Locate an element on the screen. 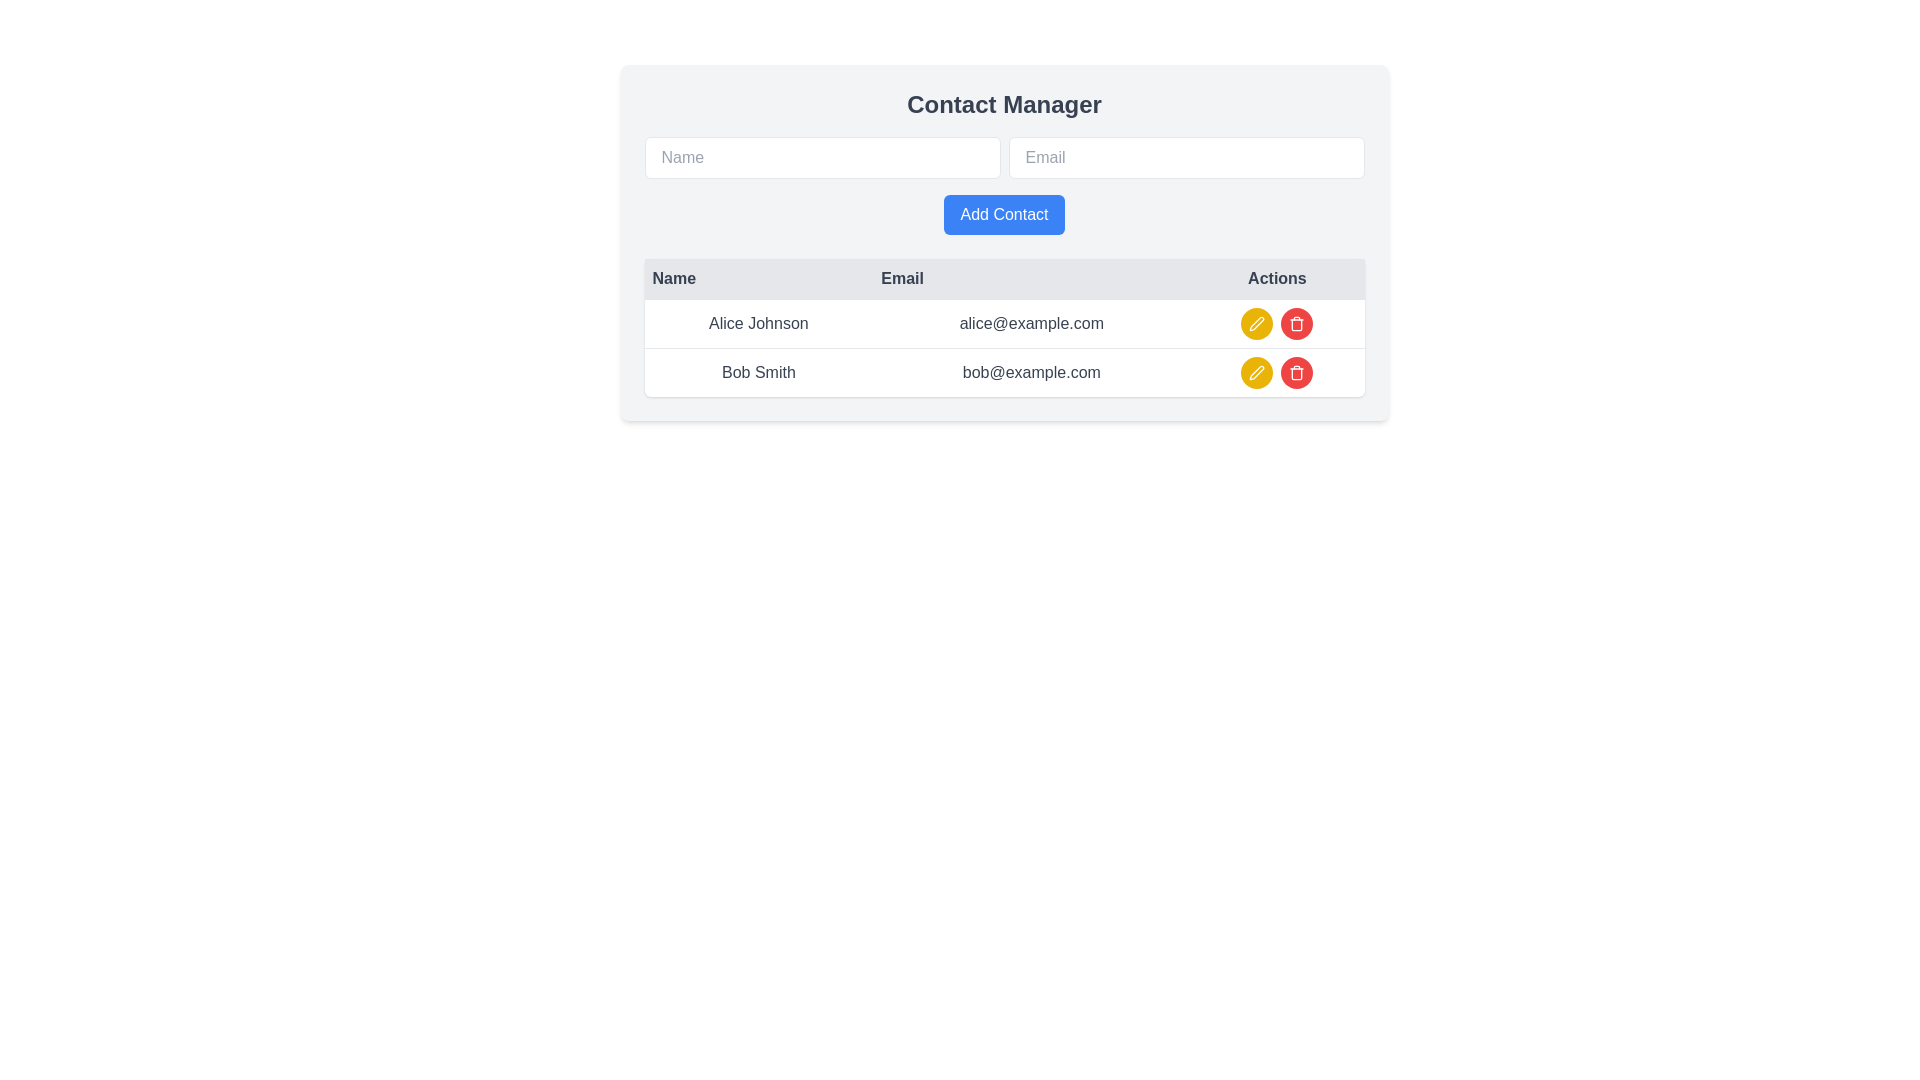  the delete button in the action button group for the contact entry of 'Alice Johnson' with email 'alice@example.com' is located at coordinates (1275, 323).